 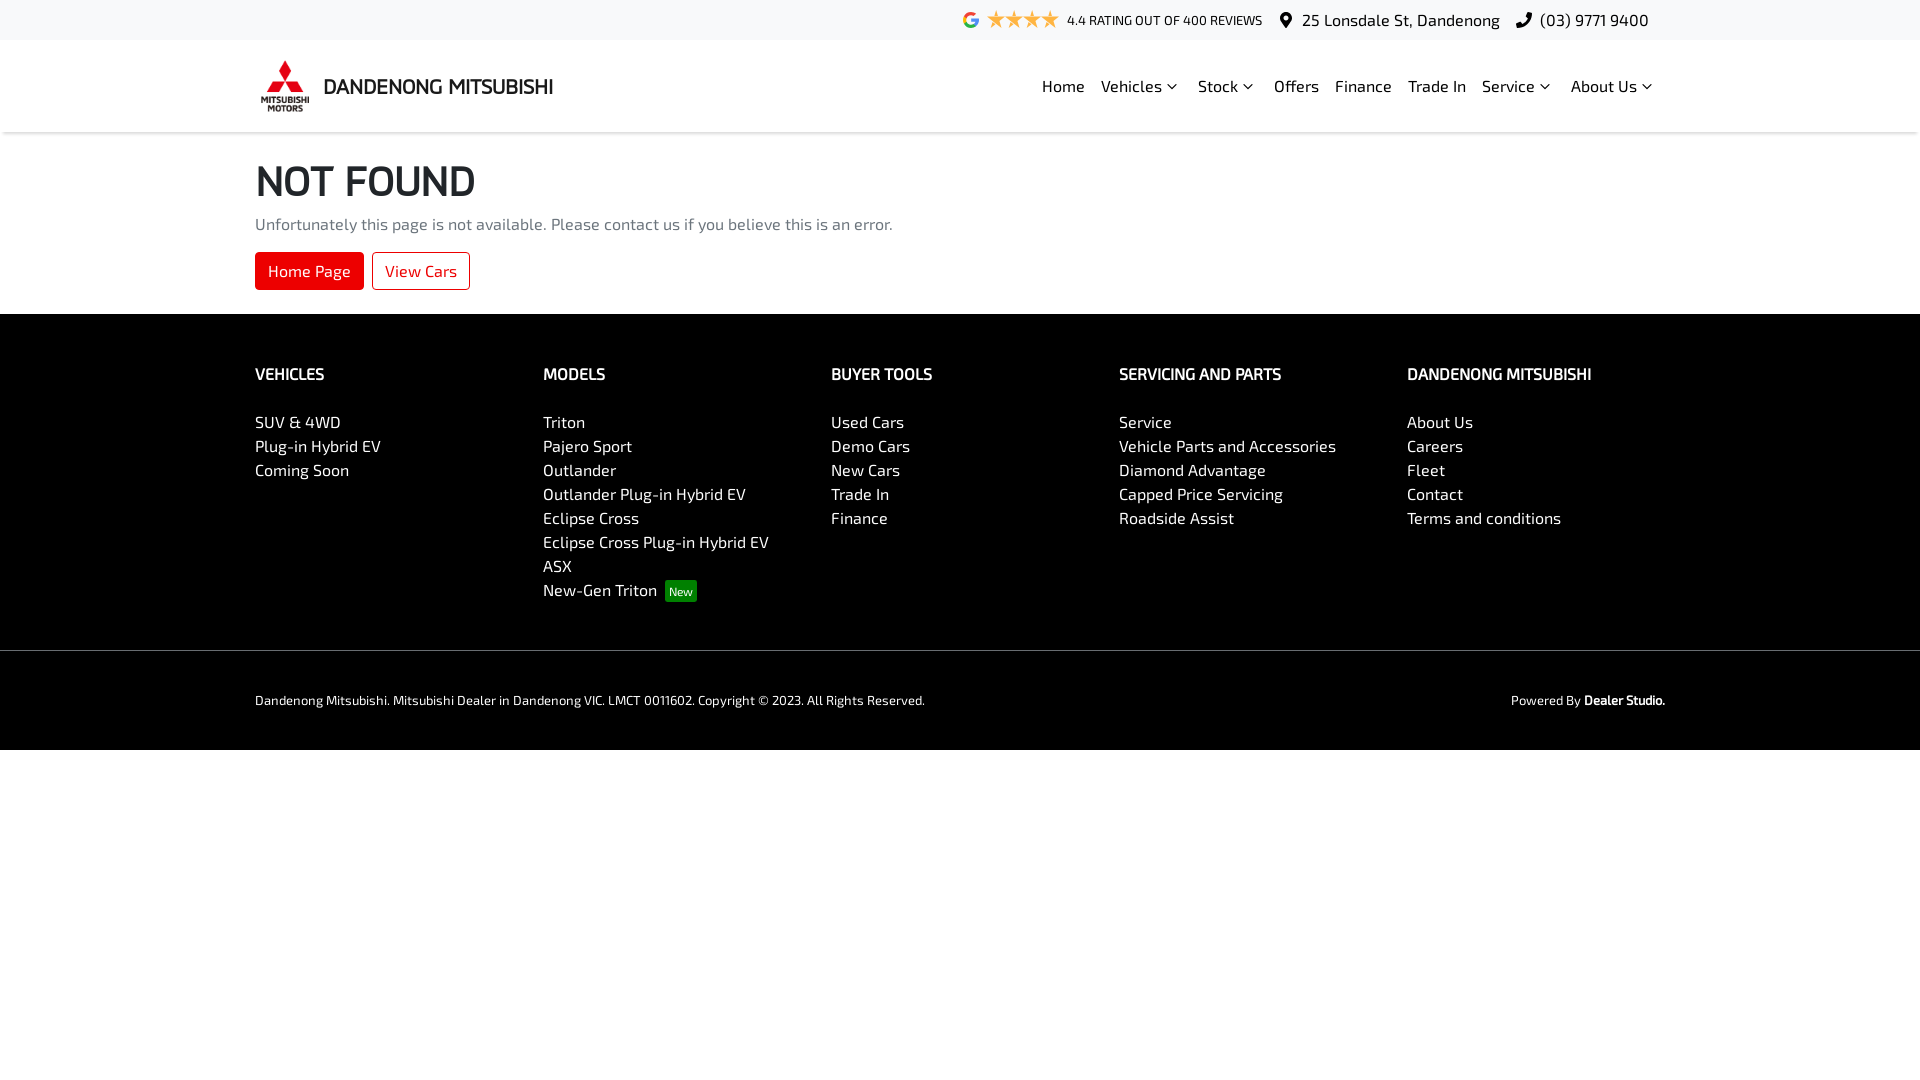 I want to click on 'Vehicle Parts and Accessories', so click(x=1226, y=444).